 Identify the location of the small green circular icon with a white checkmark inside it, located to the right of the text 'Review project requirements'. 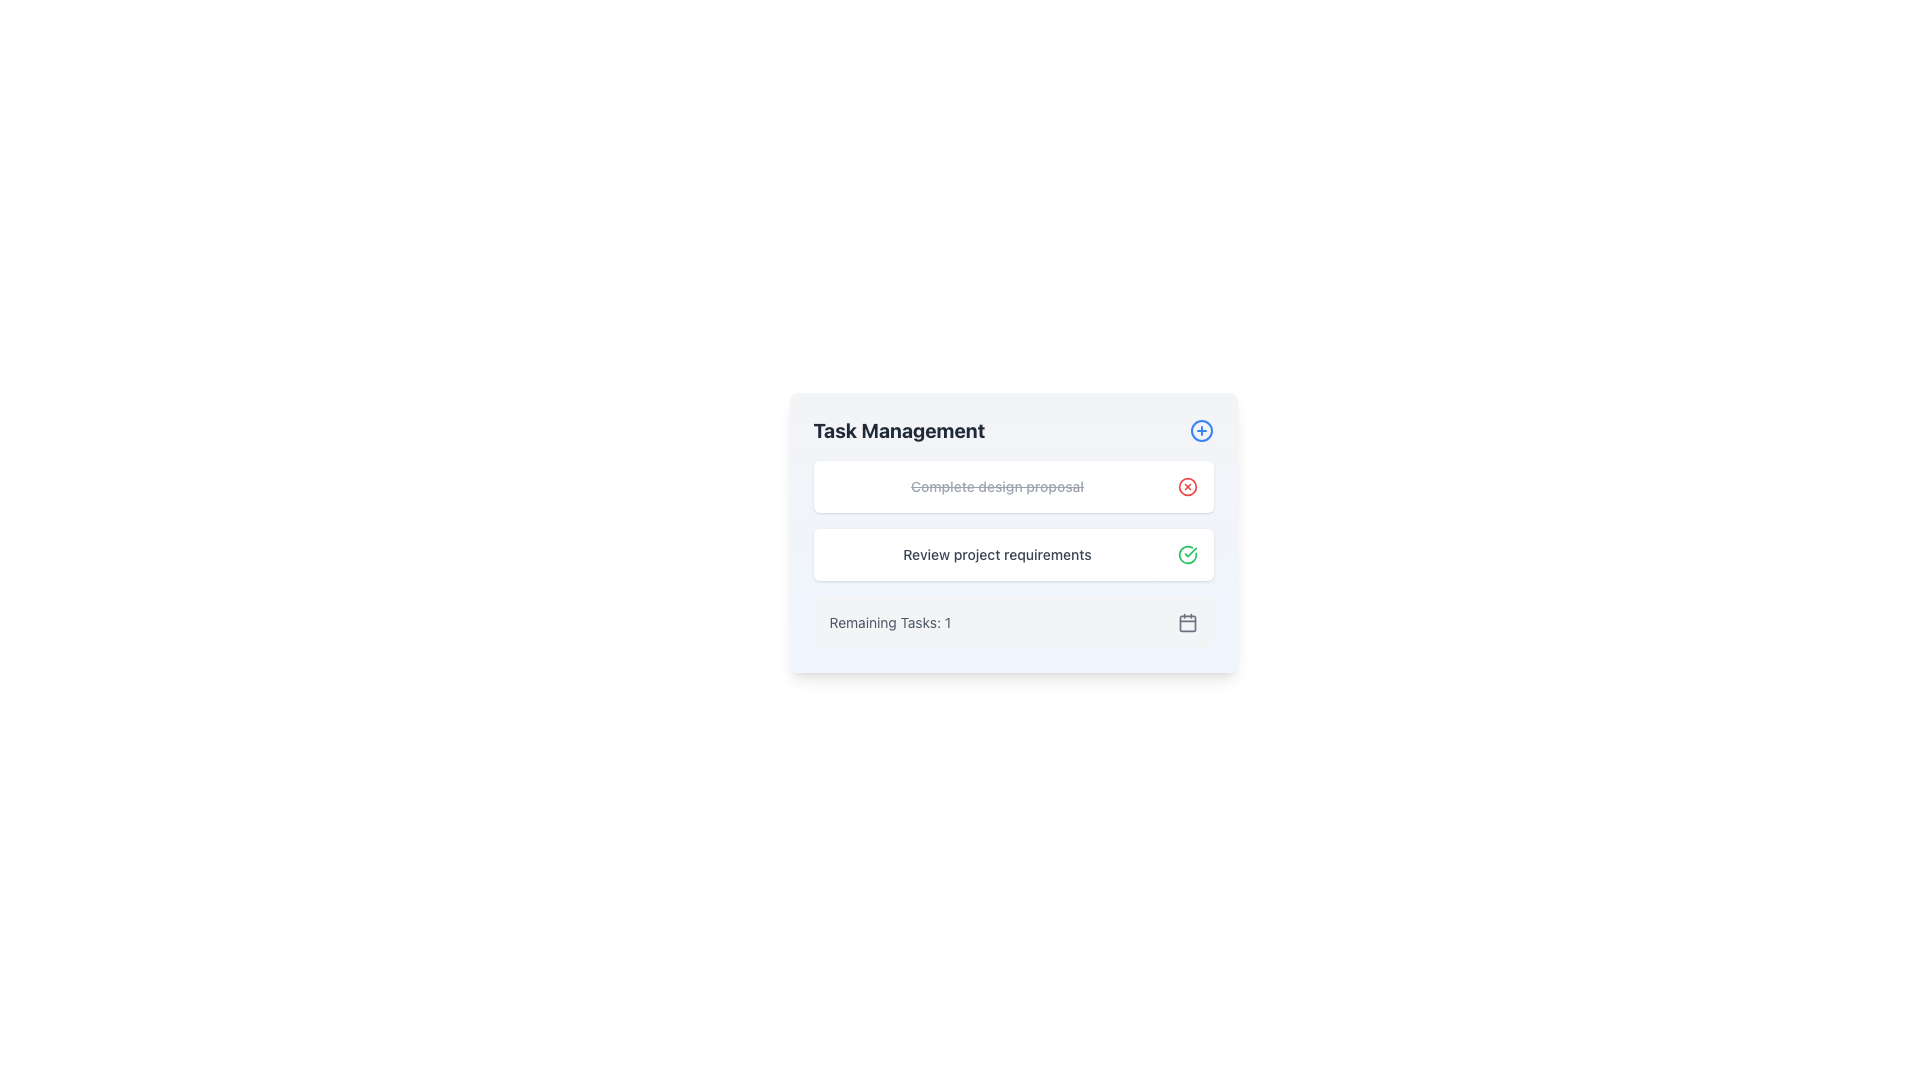
(1187, 555).